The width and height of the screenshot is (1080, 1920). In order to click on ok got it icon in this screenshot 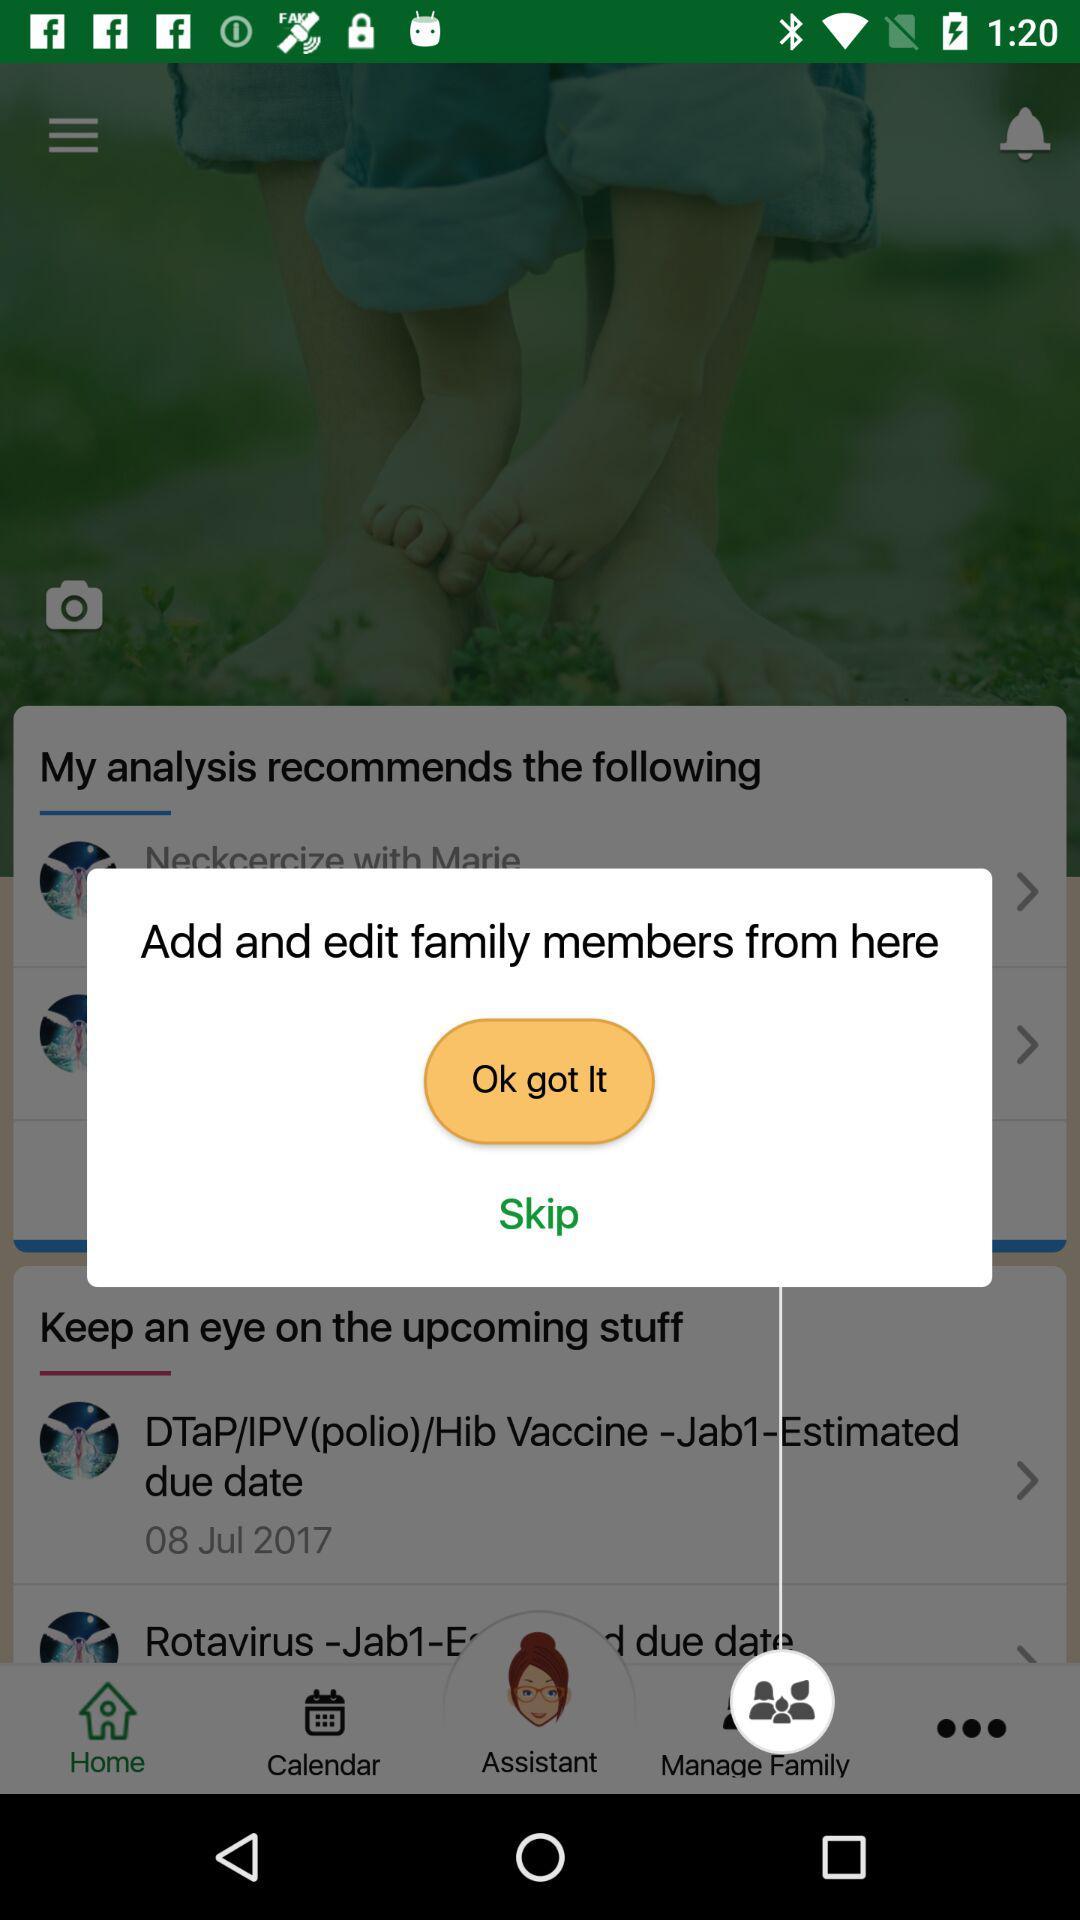, I will do `click(538, 1080)`.